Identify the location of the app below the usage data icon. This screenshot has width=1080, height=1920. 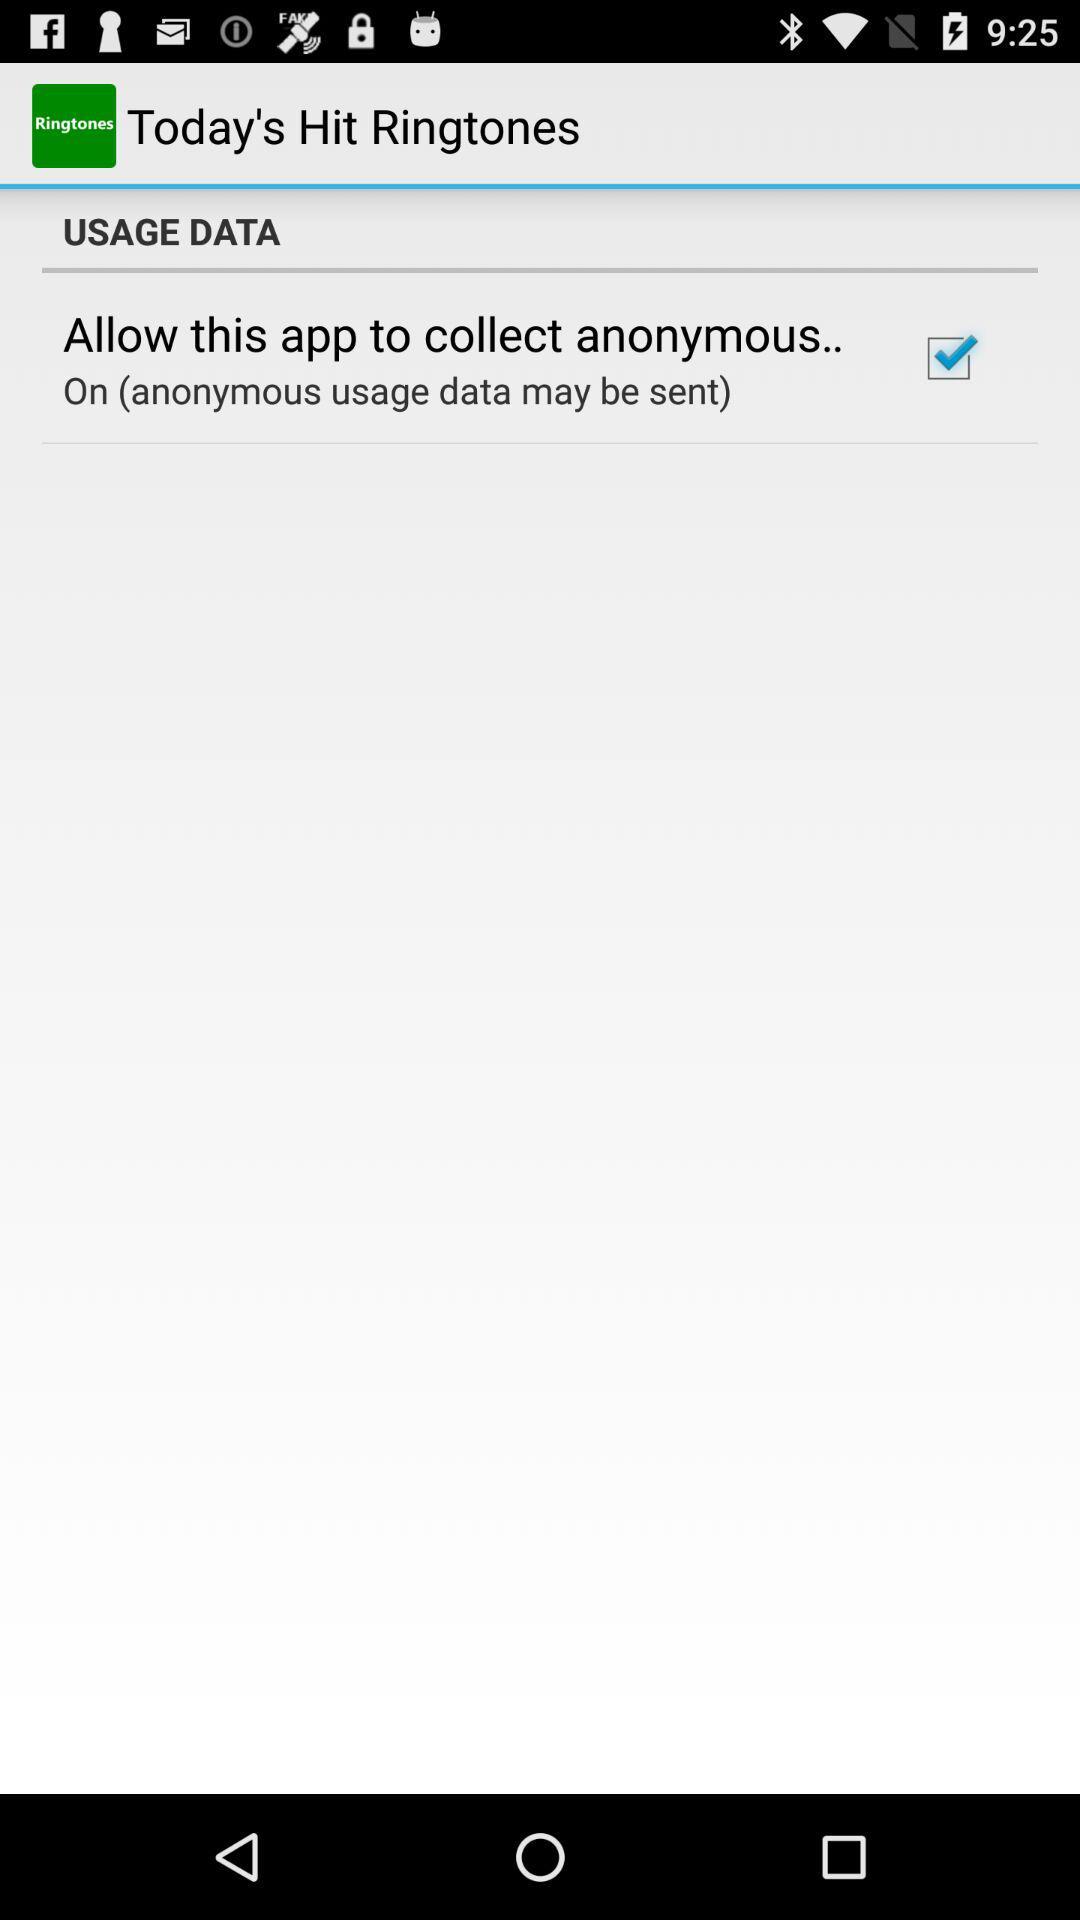
(463, 333).